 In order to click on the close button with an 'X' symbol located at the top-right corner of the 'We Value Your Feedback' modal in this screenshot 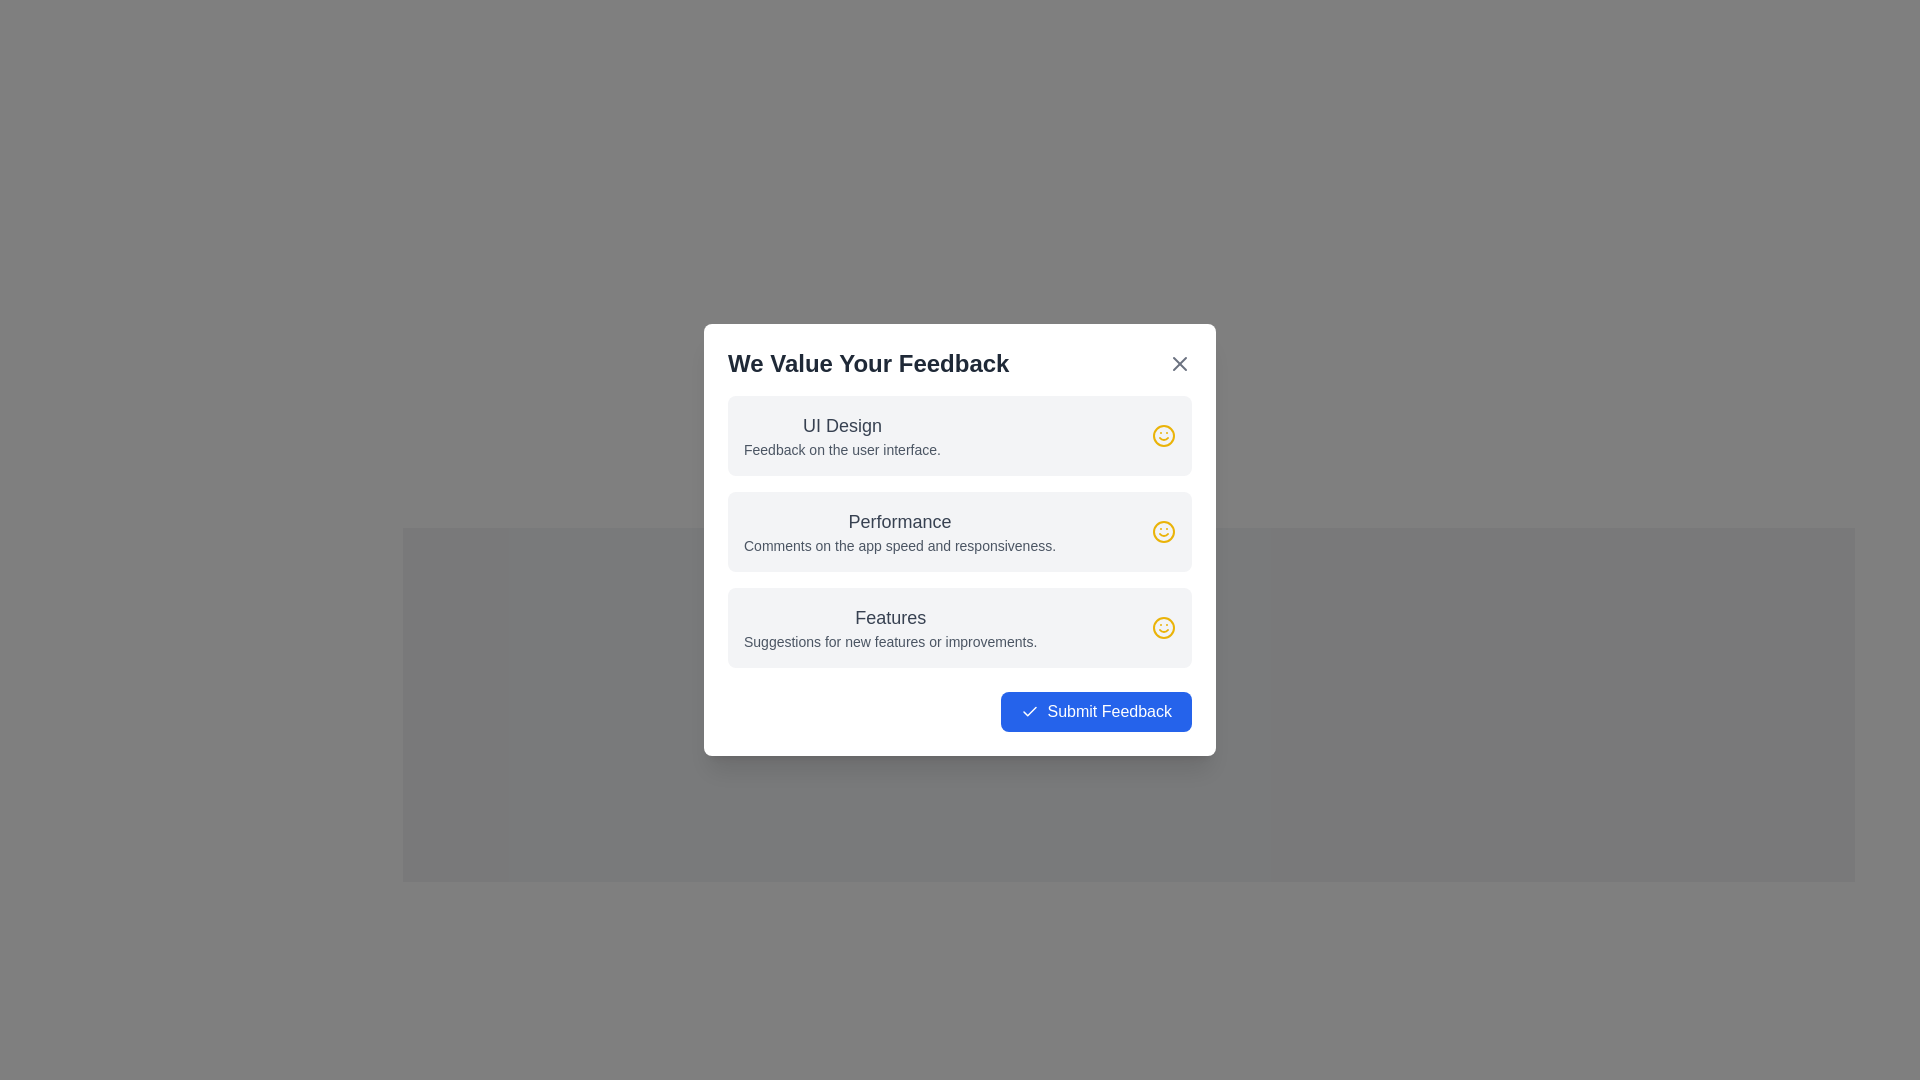, I will do `click(1180, 363)`.